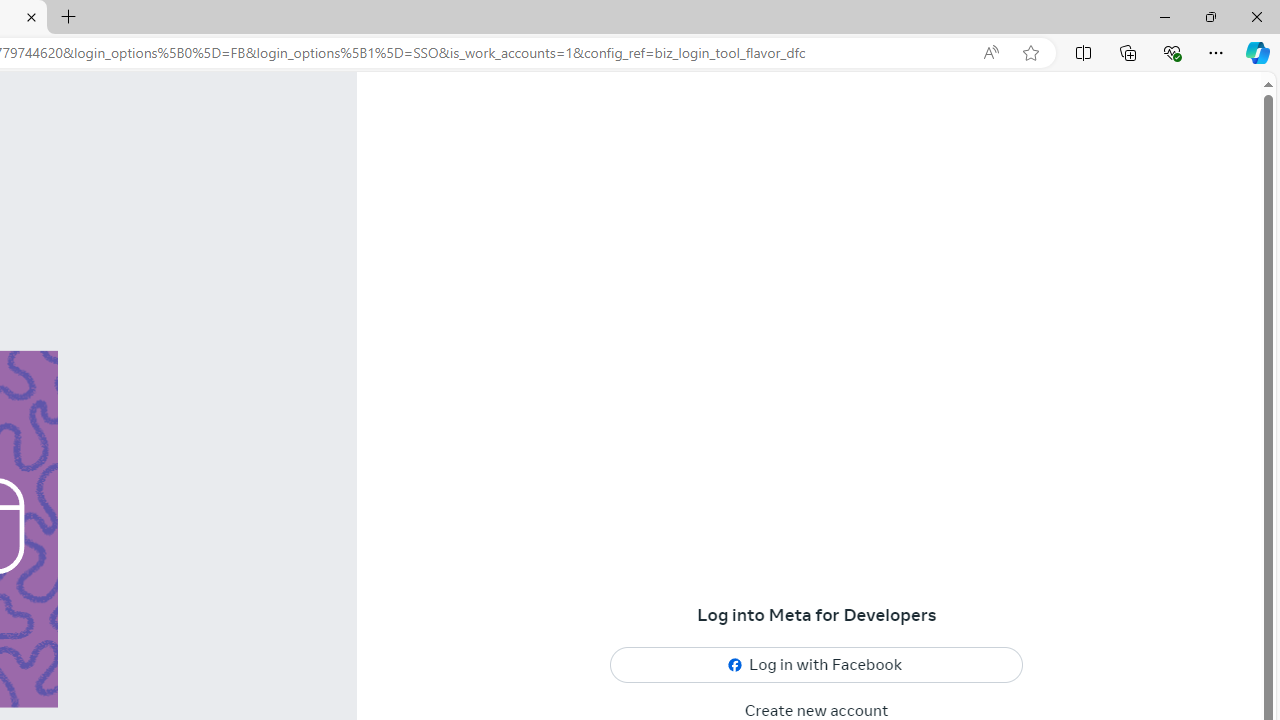 This screenshot has width=1280, height=720. I want to click on 'Log in with Facebook', so click(817, 665).